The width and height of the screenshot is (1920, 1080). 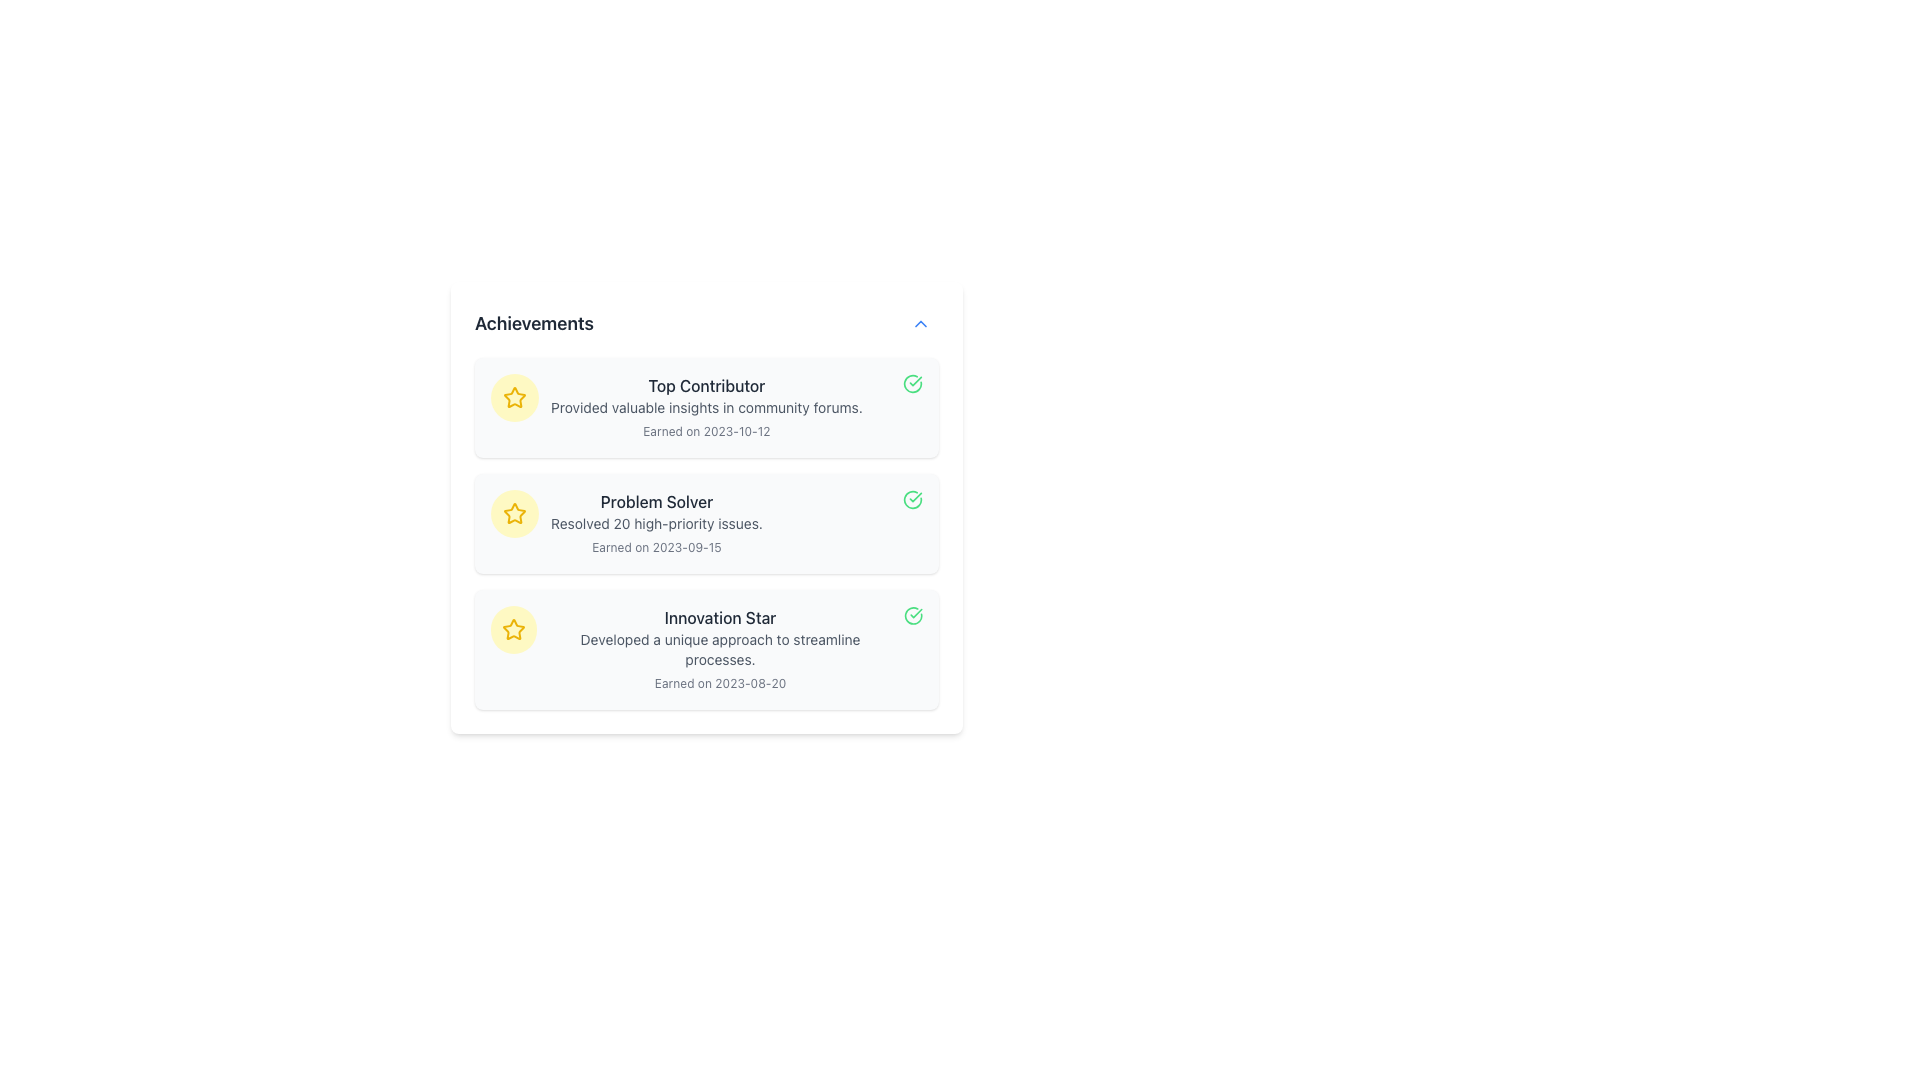 What do you see at coordinates (657, 500) in the screenshot?
I see `the text label reading 'Problem Solver' which is styled with medium font weight and dark gray color, located on the second achievement card in the vertical list of achievement cards` at bounding box center [657, 500].